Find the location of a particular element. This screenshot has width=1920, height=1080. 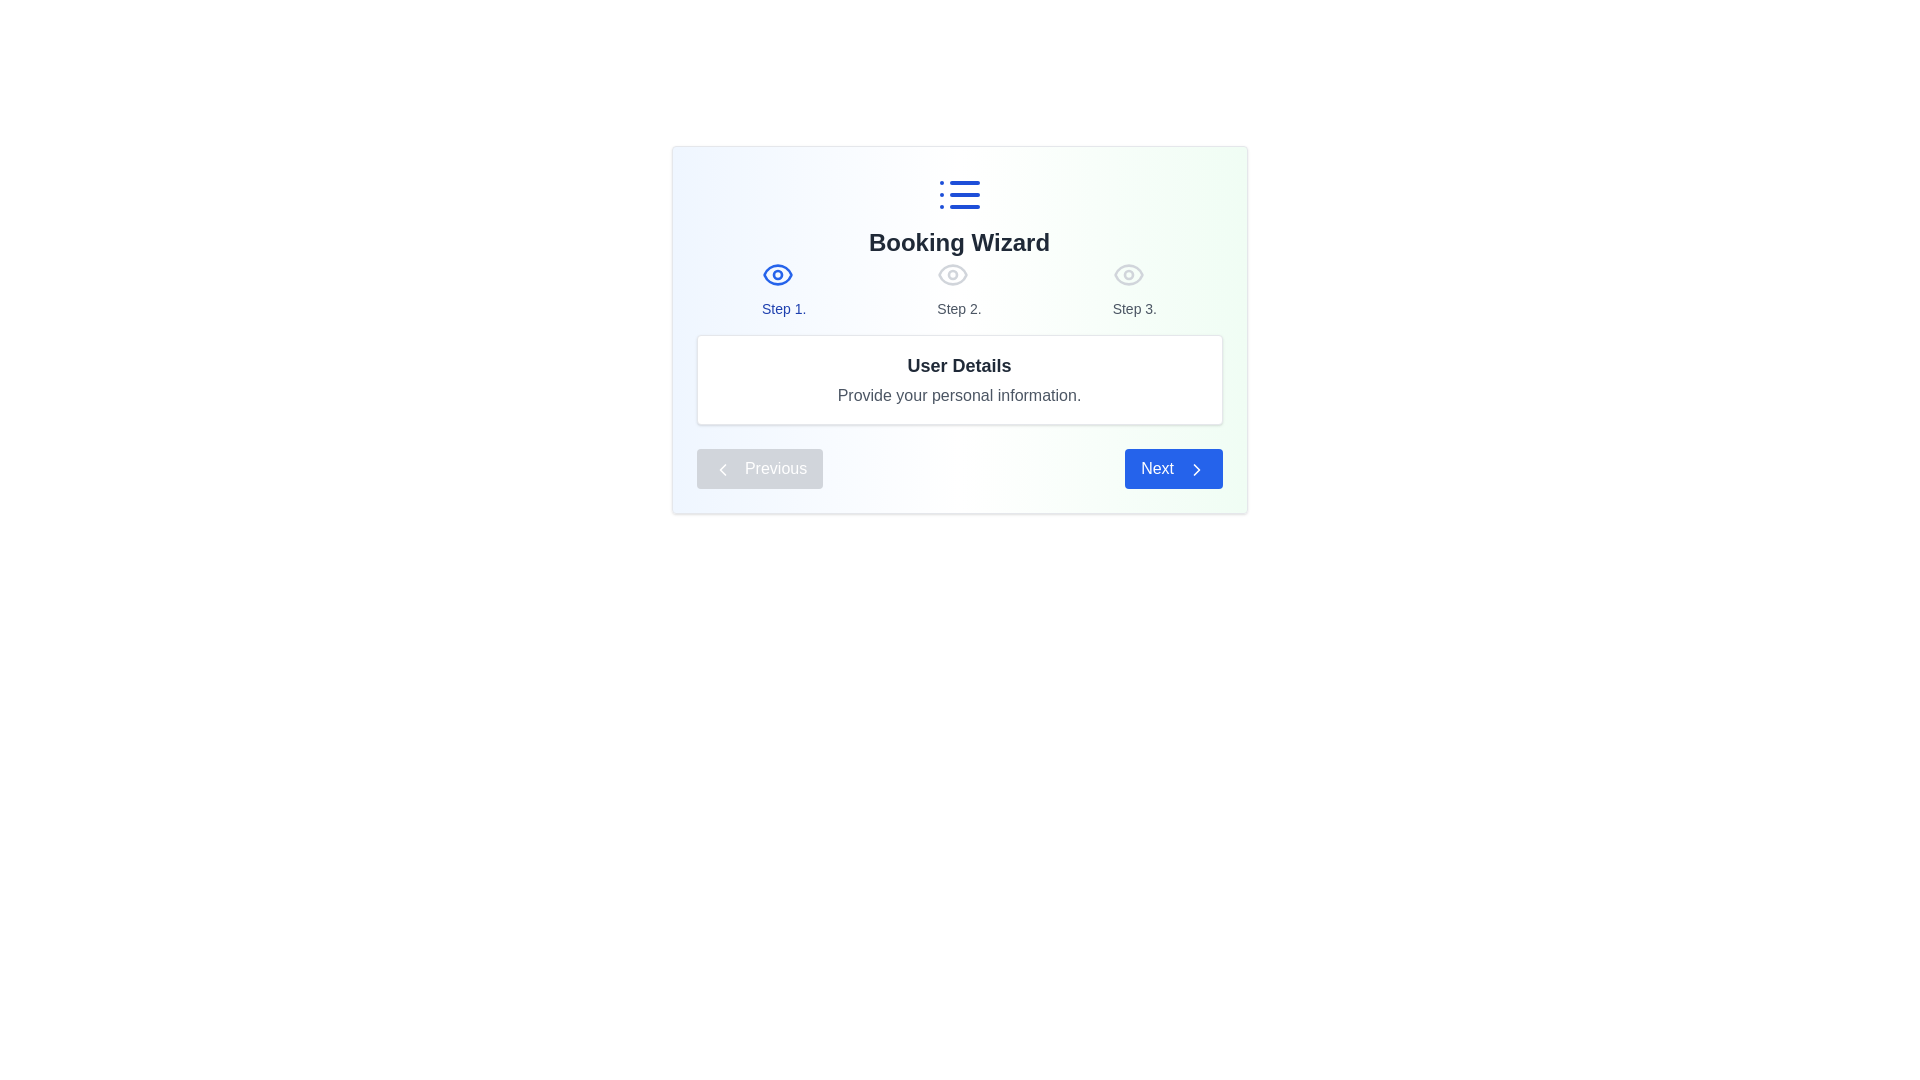

text label displaying 'Step 1.' in blue, which is positioned below the blue eye icon and indicates the first step in a horizontal sequence of steps is located at coordinates (783, 308).